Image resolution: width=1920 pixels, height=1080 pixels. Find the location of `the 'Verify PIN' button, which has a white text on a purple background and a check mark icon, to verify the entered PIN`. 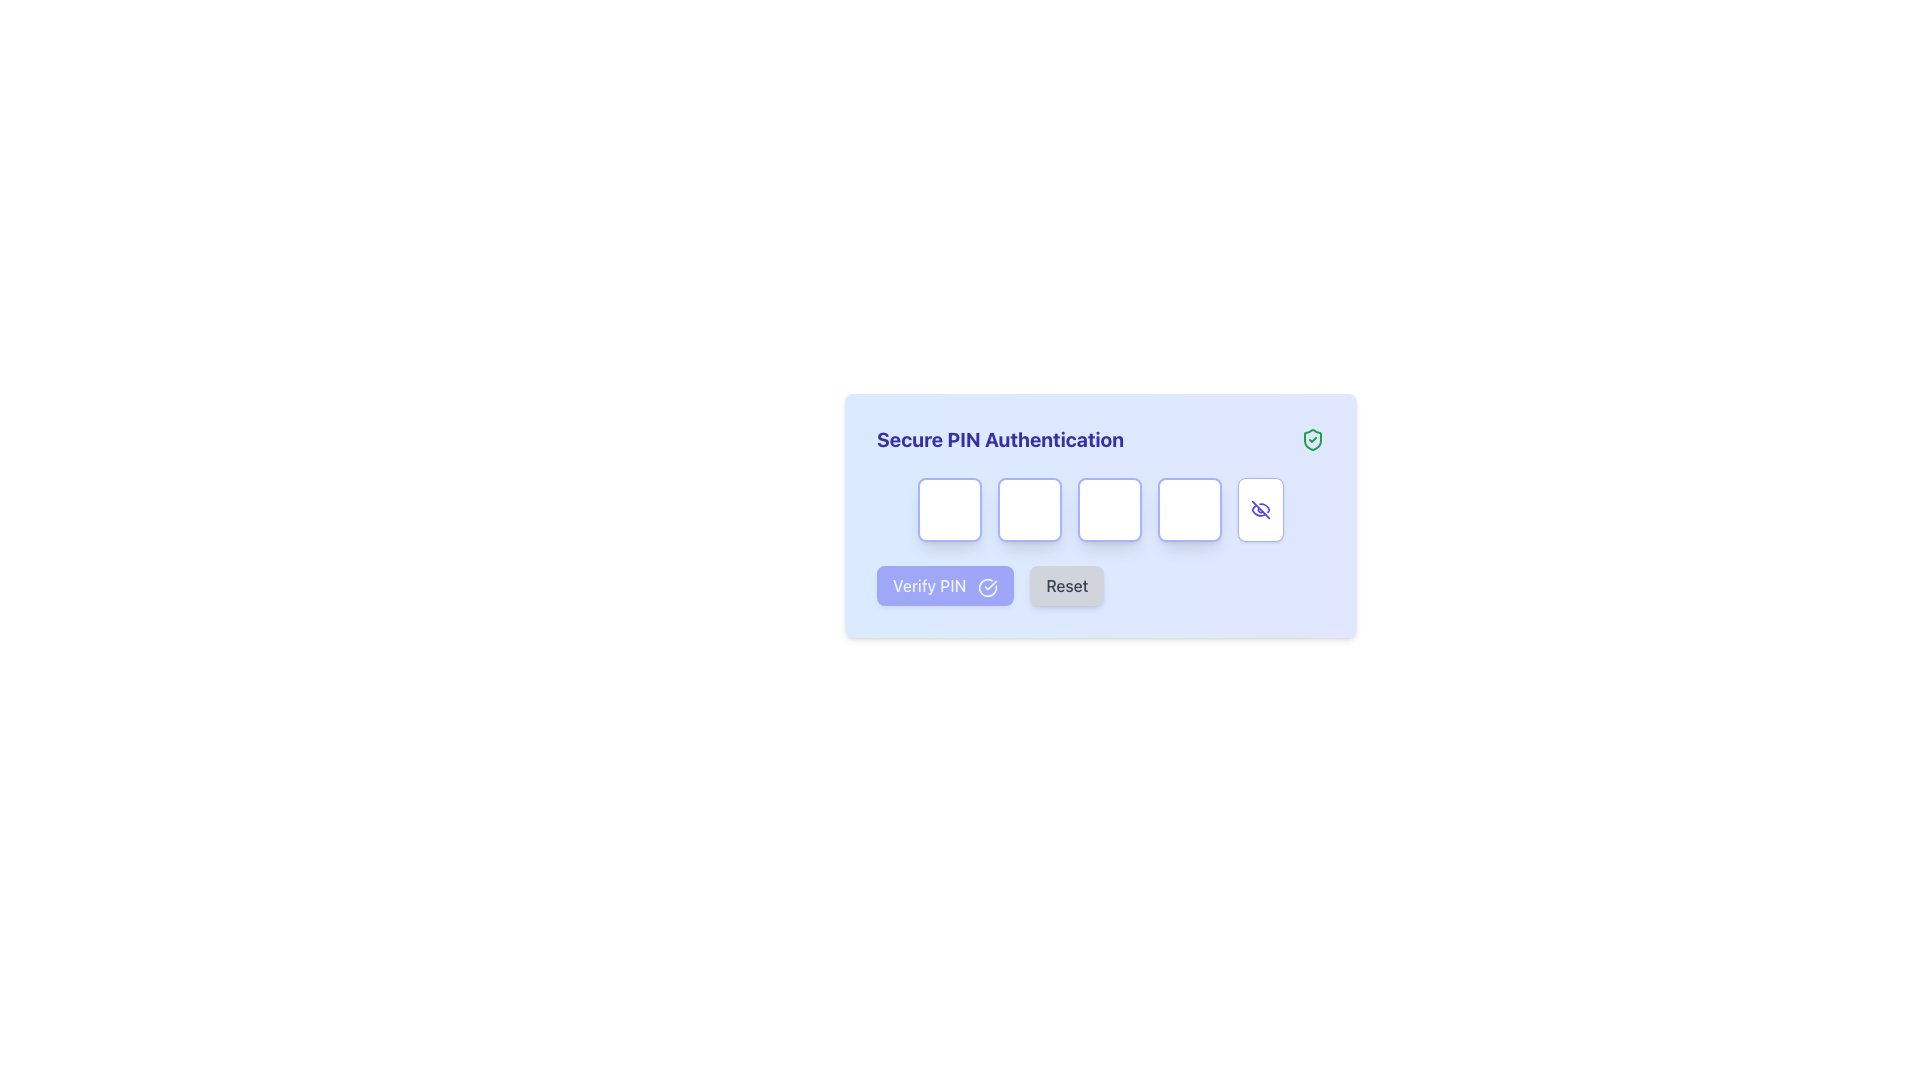

the 'Verify PIN' button, which has a white text on a purple background and a check mark icon, to verify the entered PIN is located at coordinates (944, 585).